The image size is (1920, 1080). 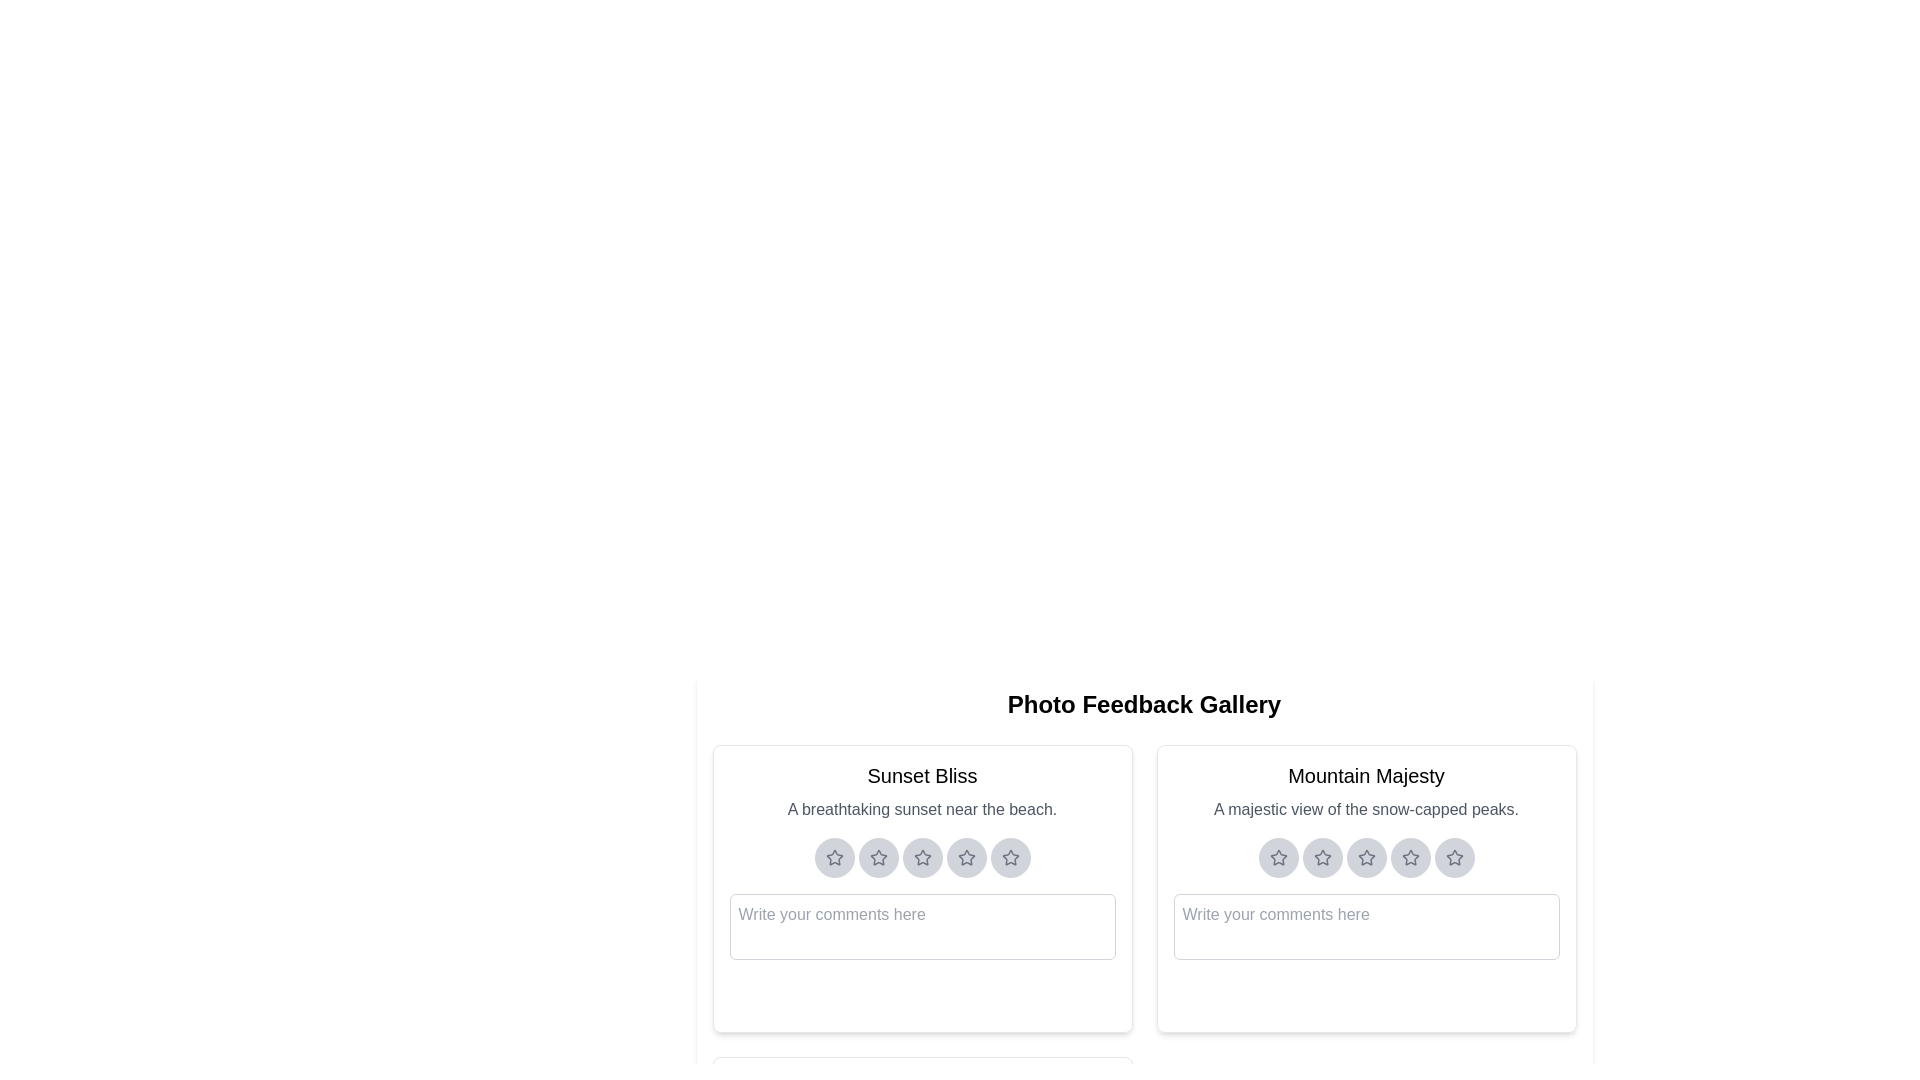 What do you see at coordinates (1409, 856) in the screenshot?
I see `the third star icon from the left` at bounding box center [1409, 856].